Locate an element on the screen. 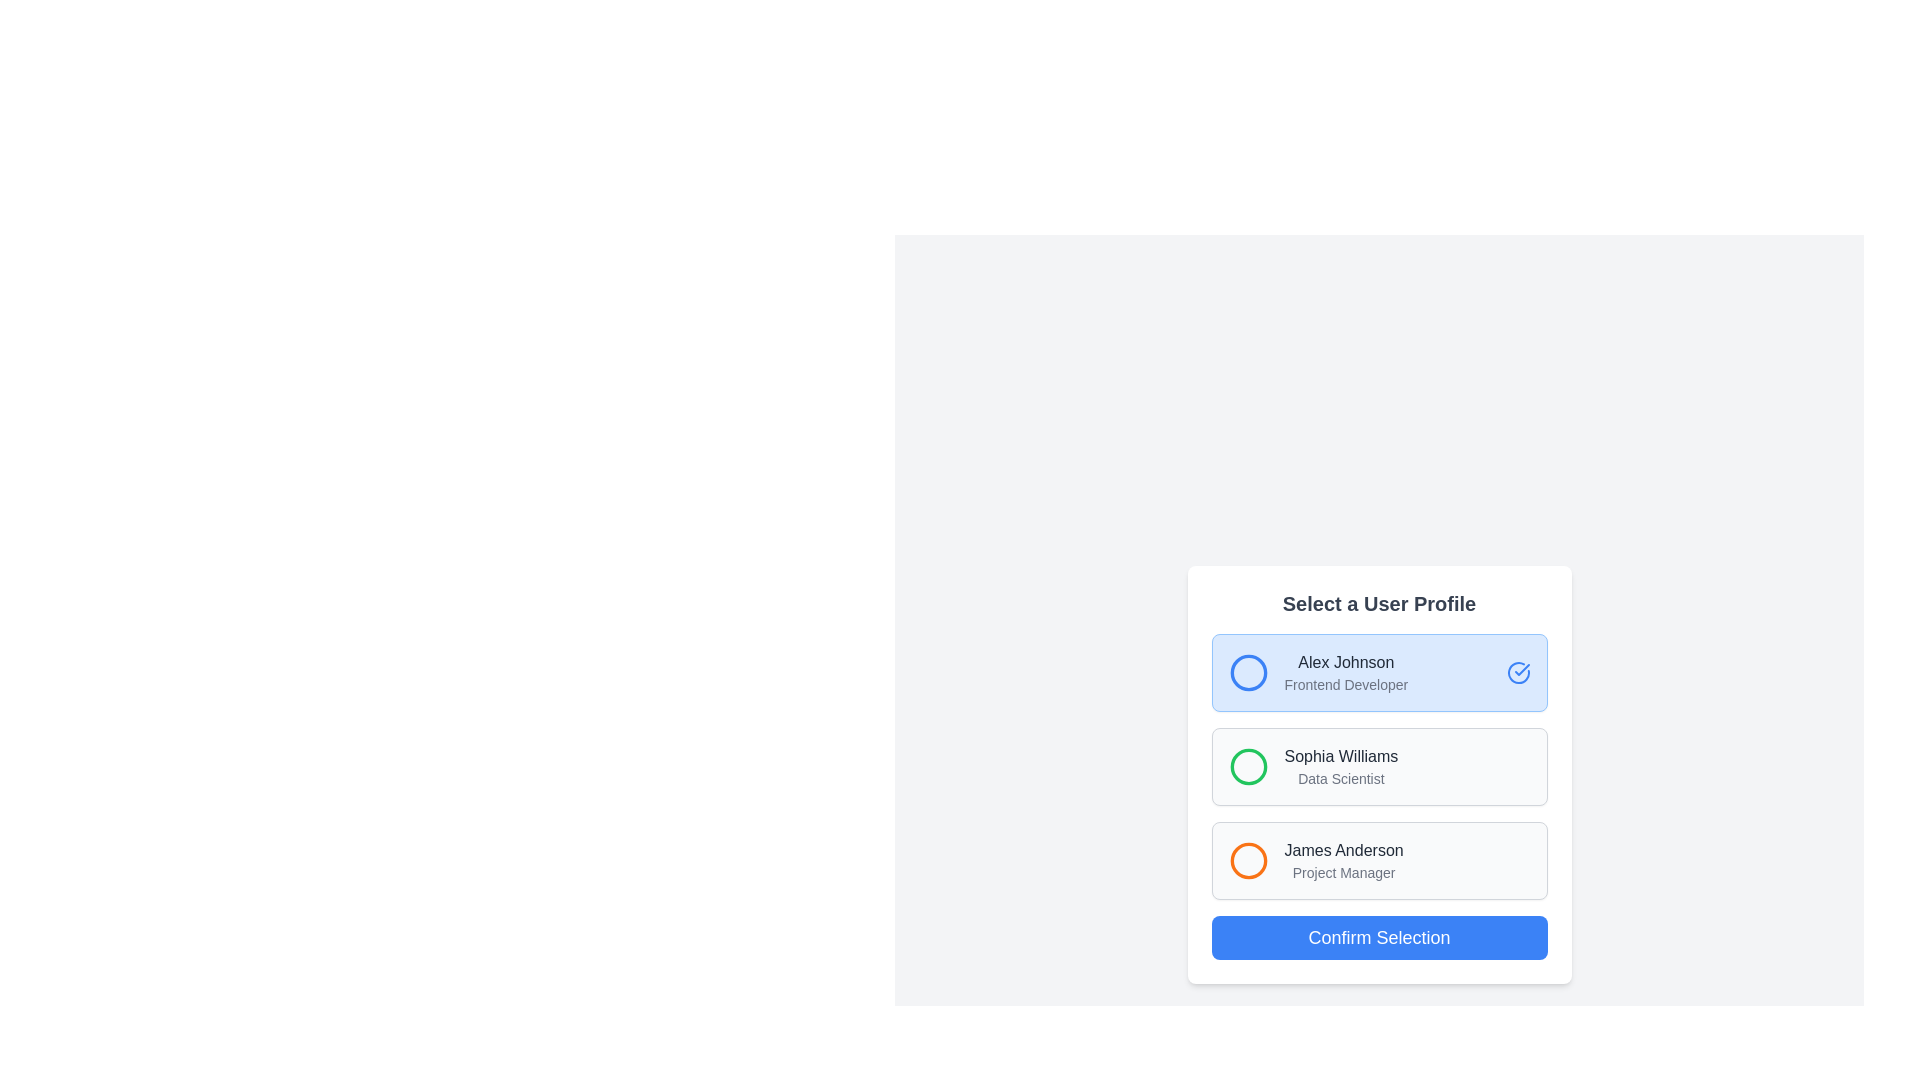 This screenshot has width=1920, height=1080. the decorative circle icon representing the 'Alex Johnson' user profile in the 'Select a User Profile' section is located at coordinates (1247, 672).